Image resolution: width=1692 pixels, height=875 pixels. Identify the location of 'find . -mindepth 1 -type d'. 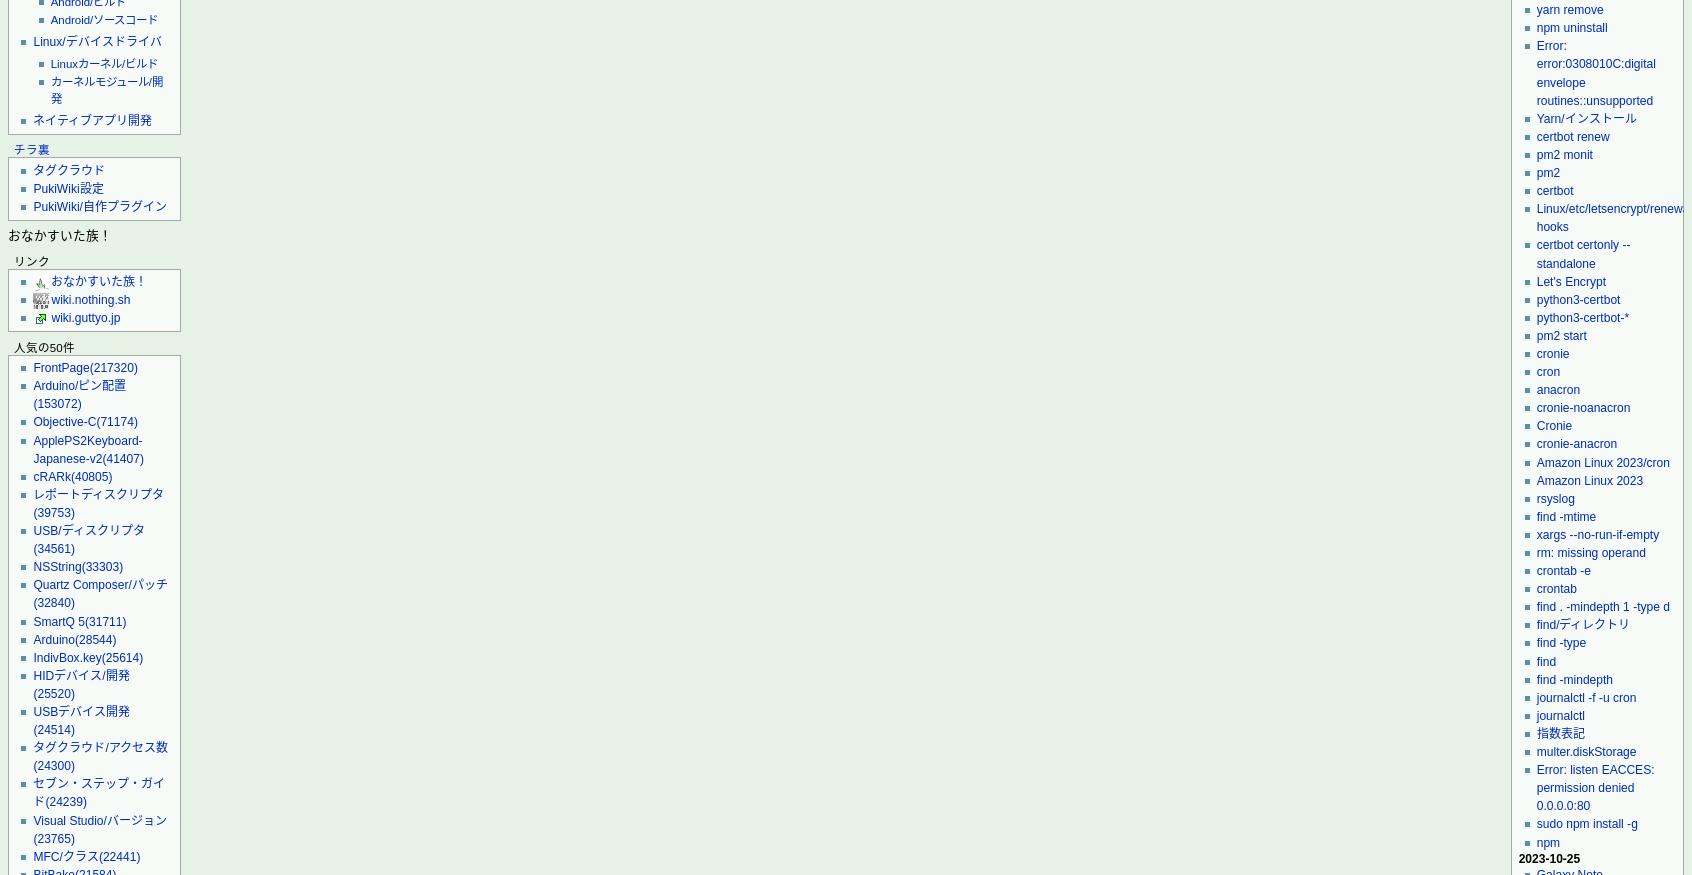
(1601, 606).